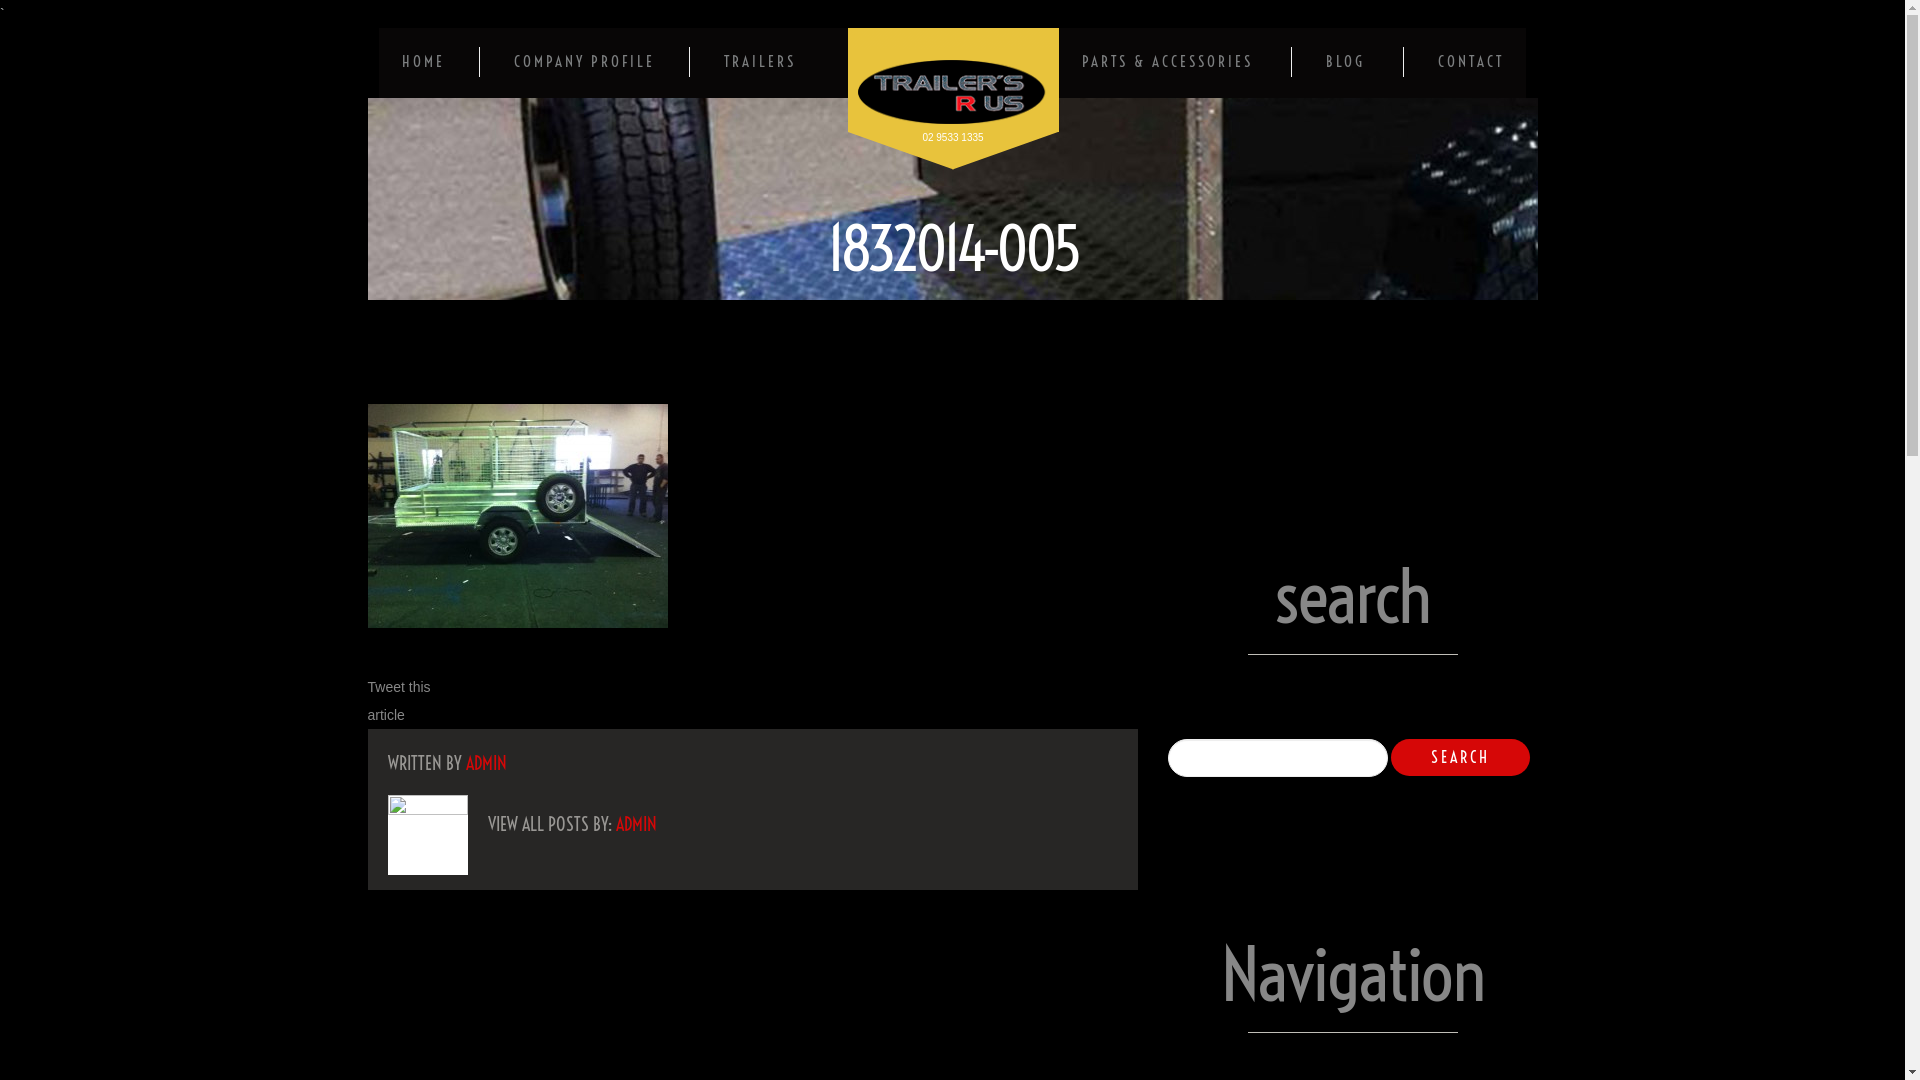 This screenshot has height=1080, width=1920. I want to click on 'Tweet this article', so click(399, 700).